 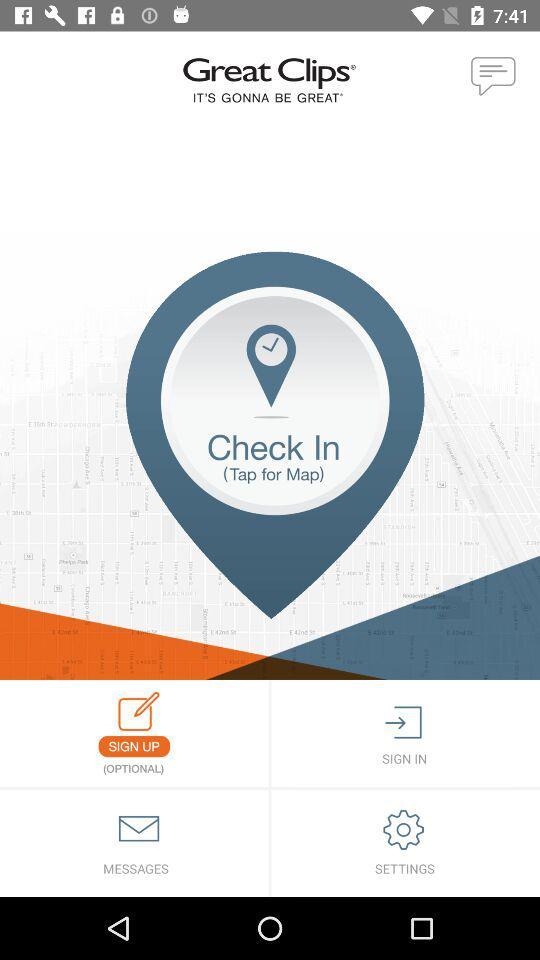 I want to click on the chat icon, so click(x=493, y=77).